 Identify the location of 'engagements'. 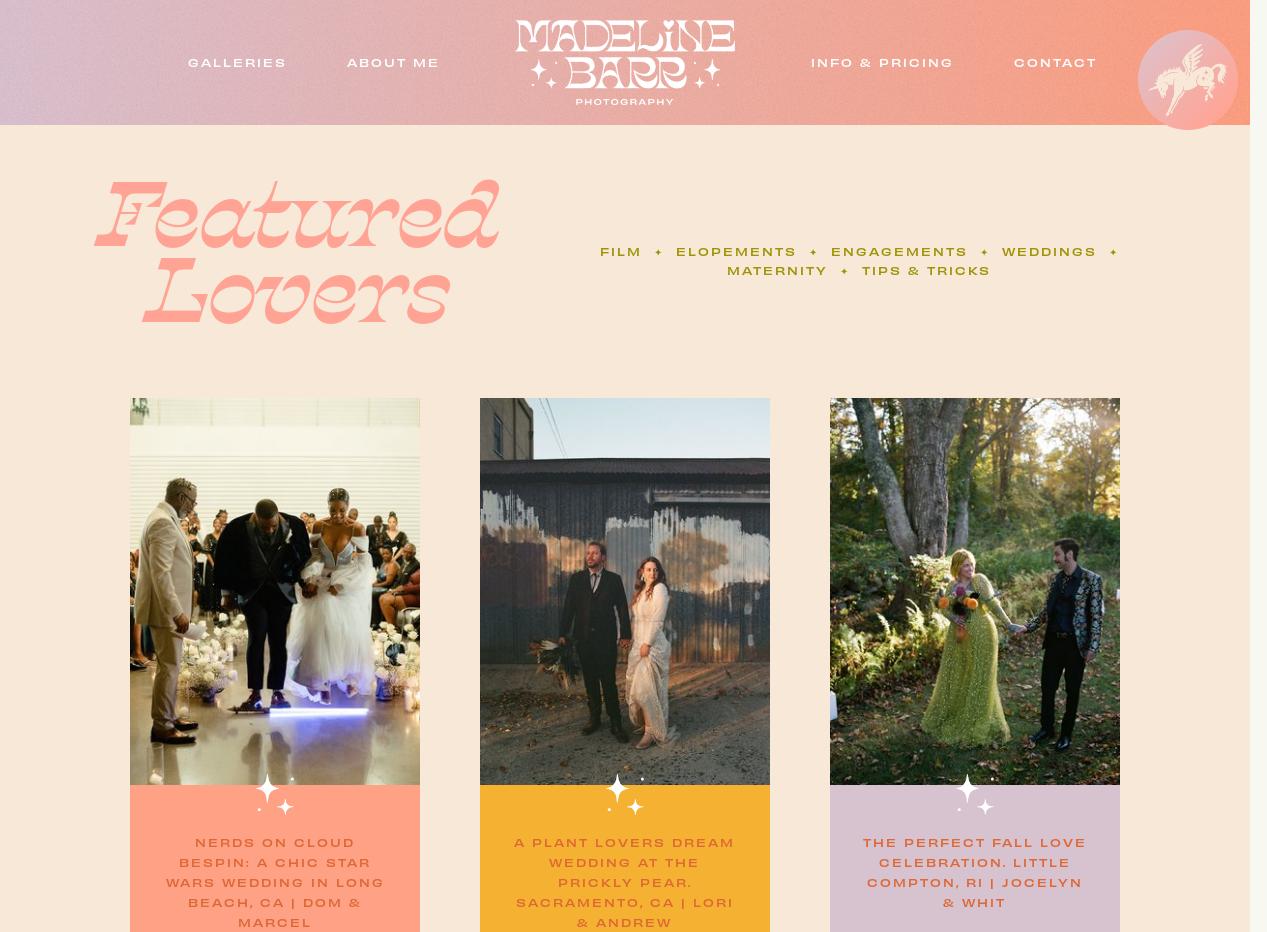
(898, 249).